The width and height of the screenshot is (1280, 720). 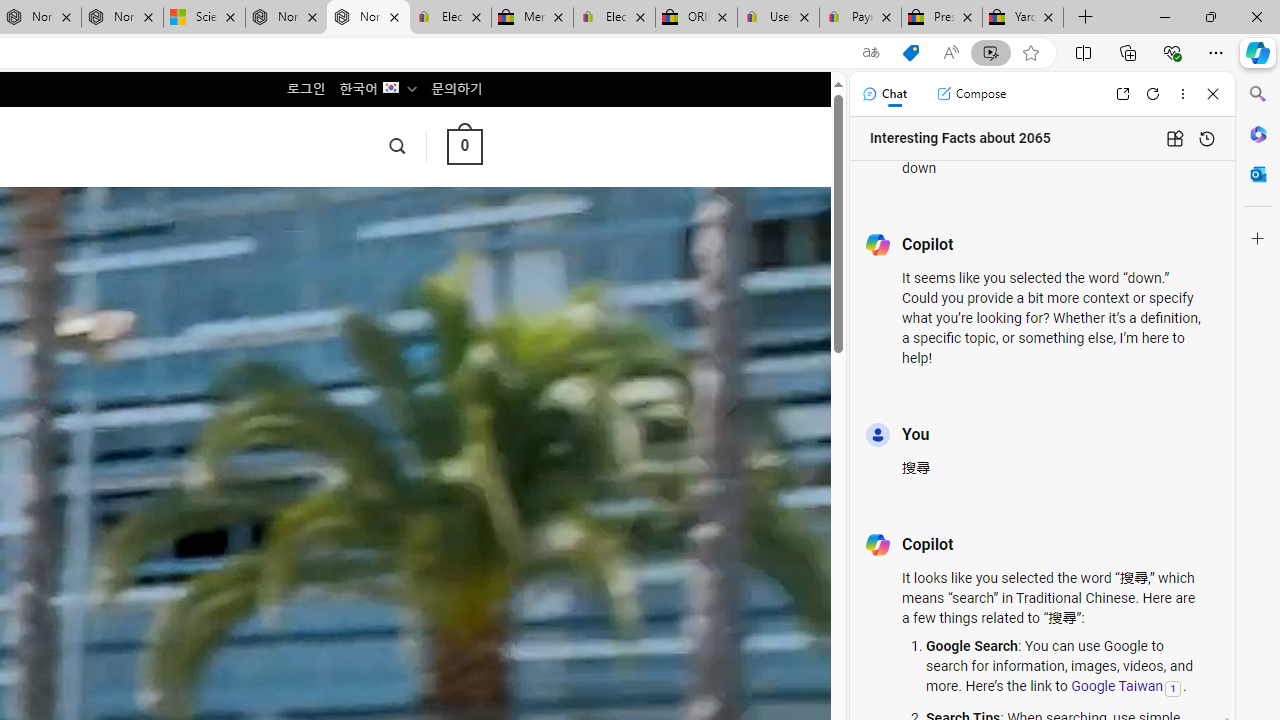 I want to click on '  0  ', so click(x=463, y=145).